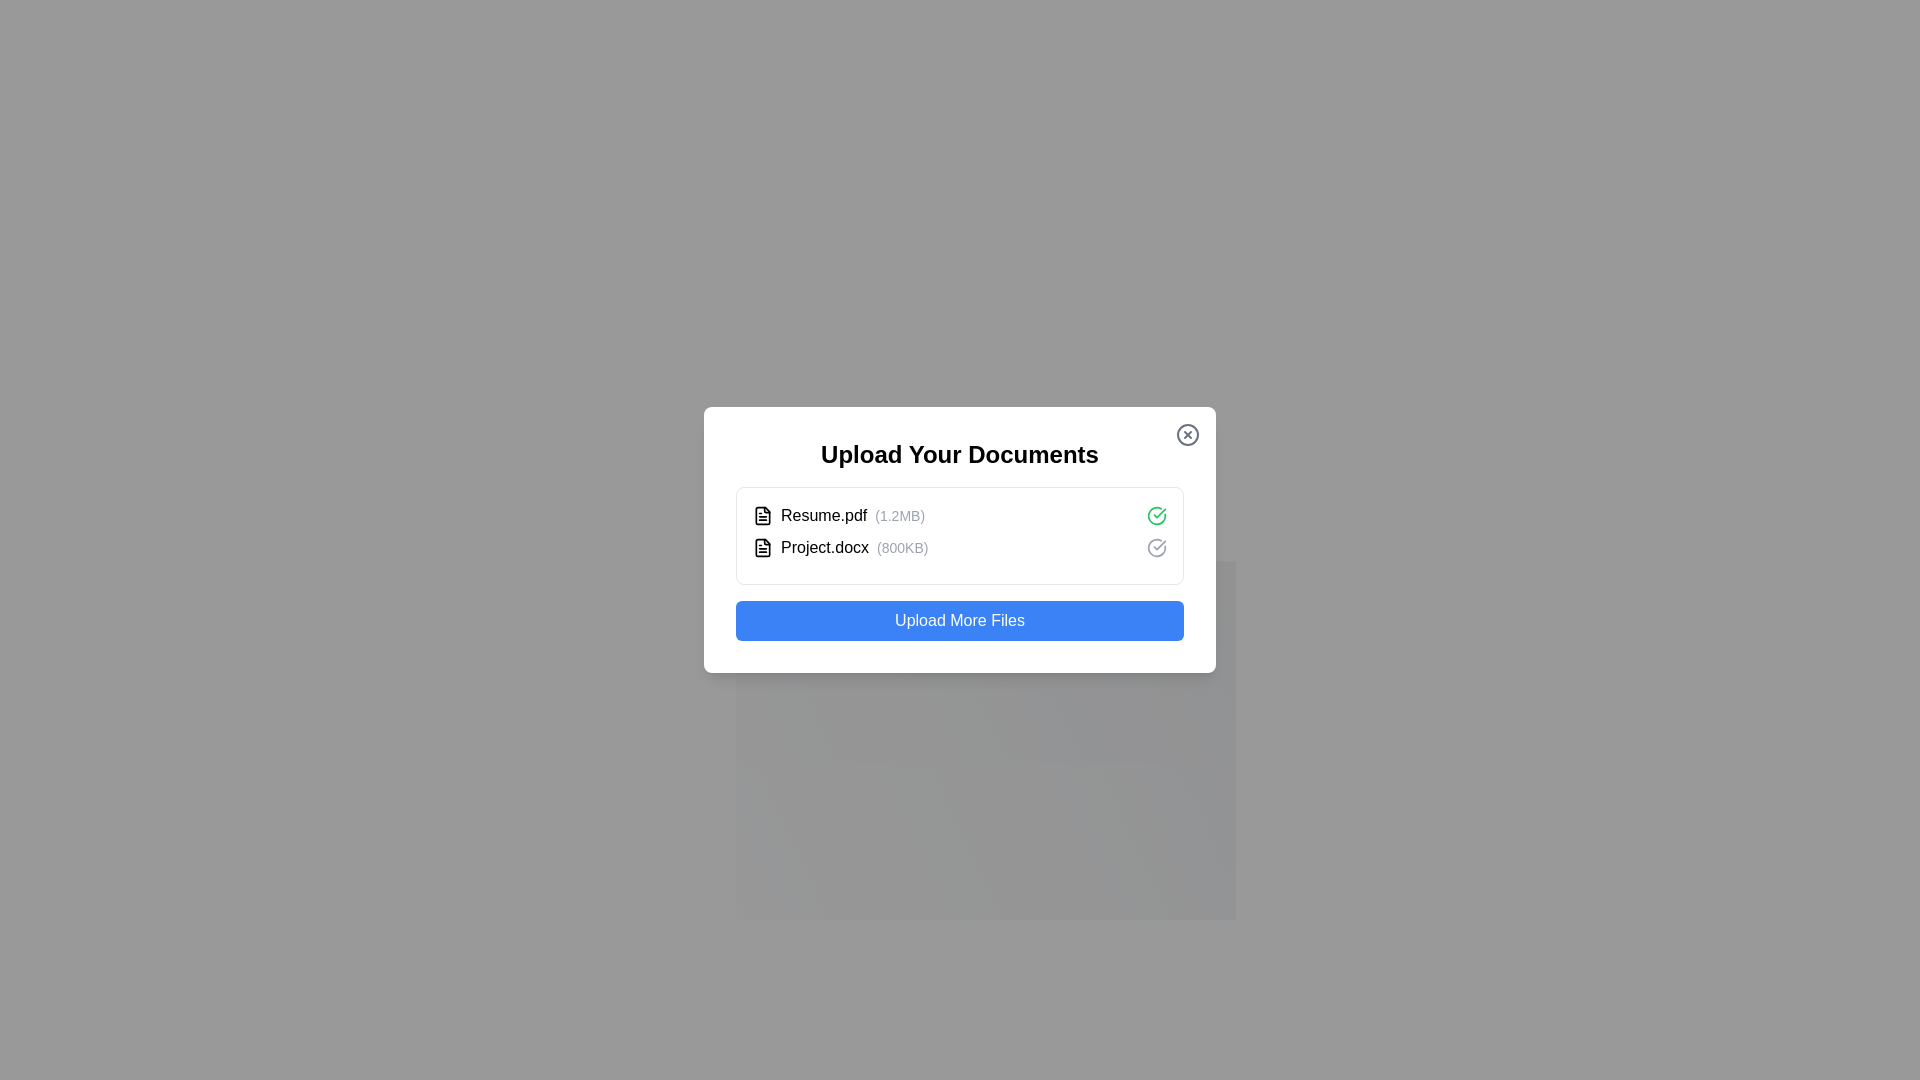 The image size is (1920, 1080). Describe the element at coordinates (960, 620) in the screenshot. I see `the rectangular button with a blue background and white text that reads 'Upload More Files'` at that location.